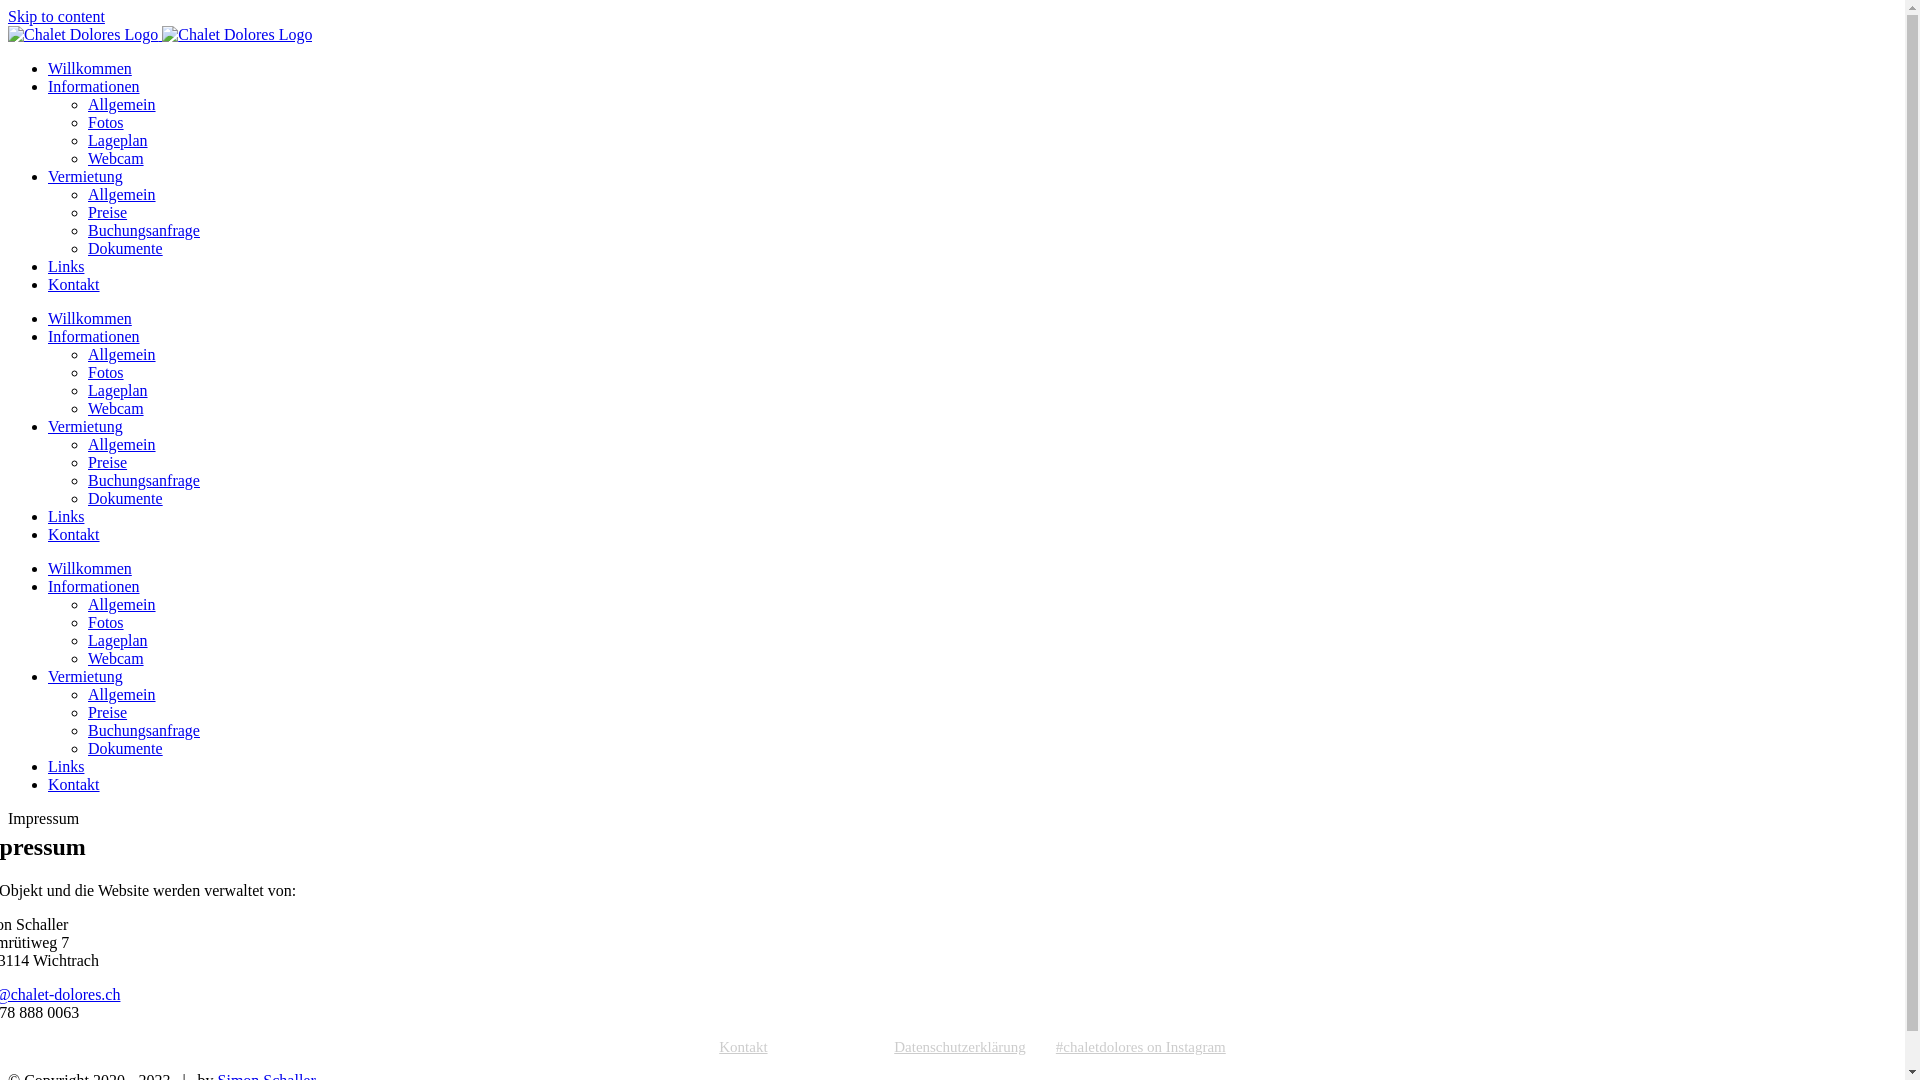 This screenshot has width=1920, height=1080. Describe the element at coordinates (66, 765) in the screenshot. I see `'Links'` at that location.